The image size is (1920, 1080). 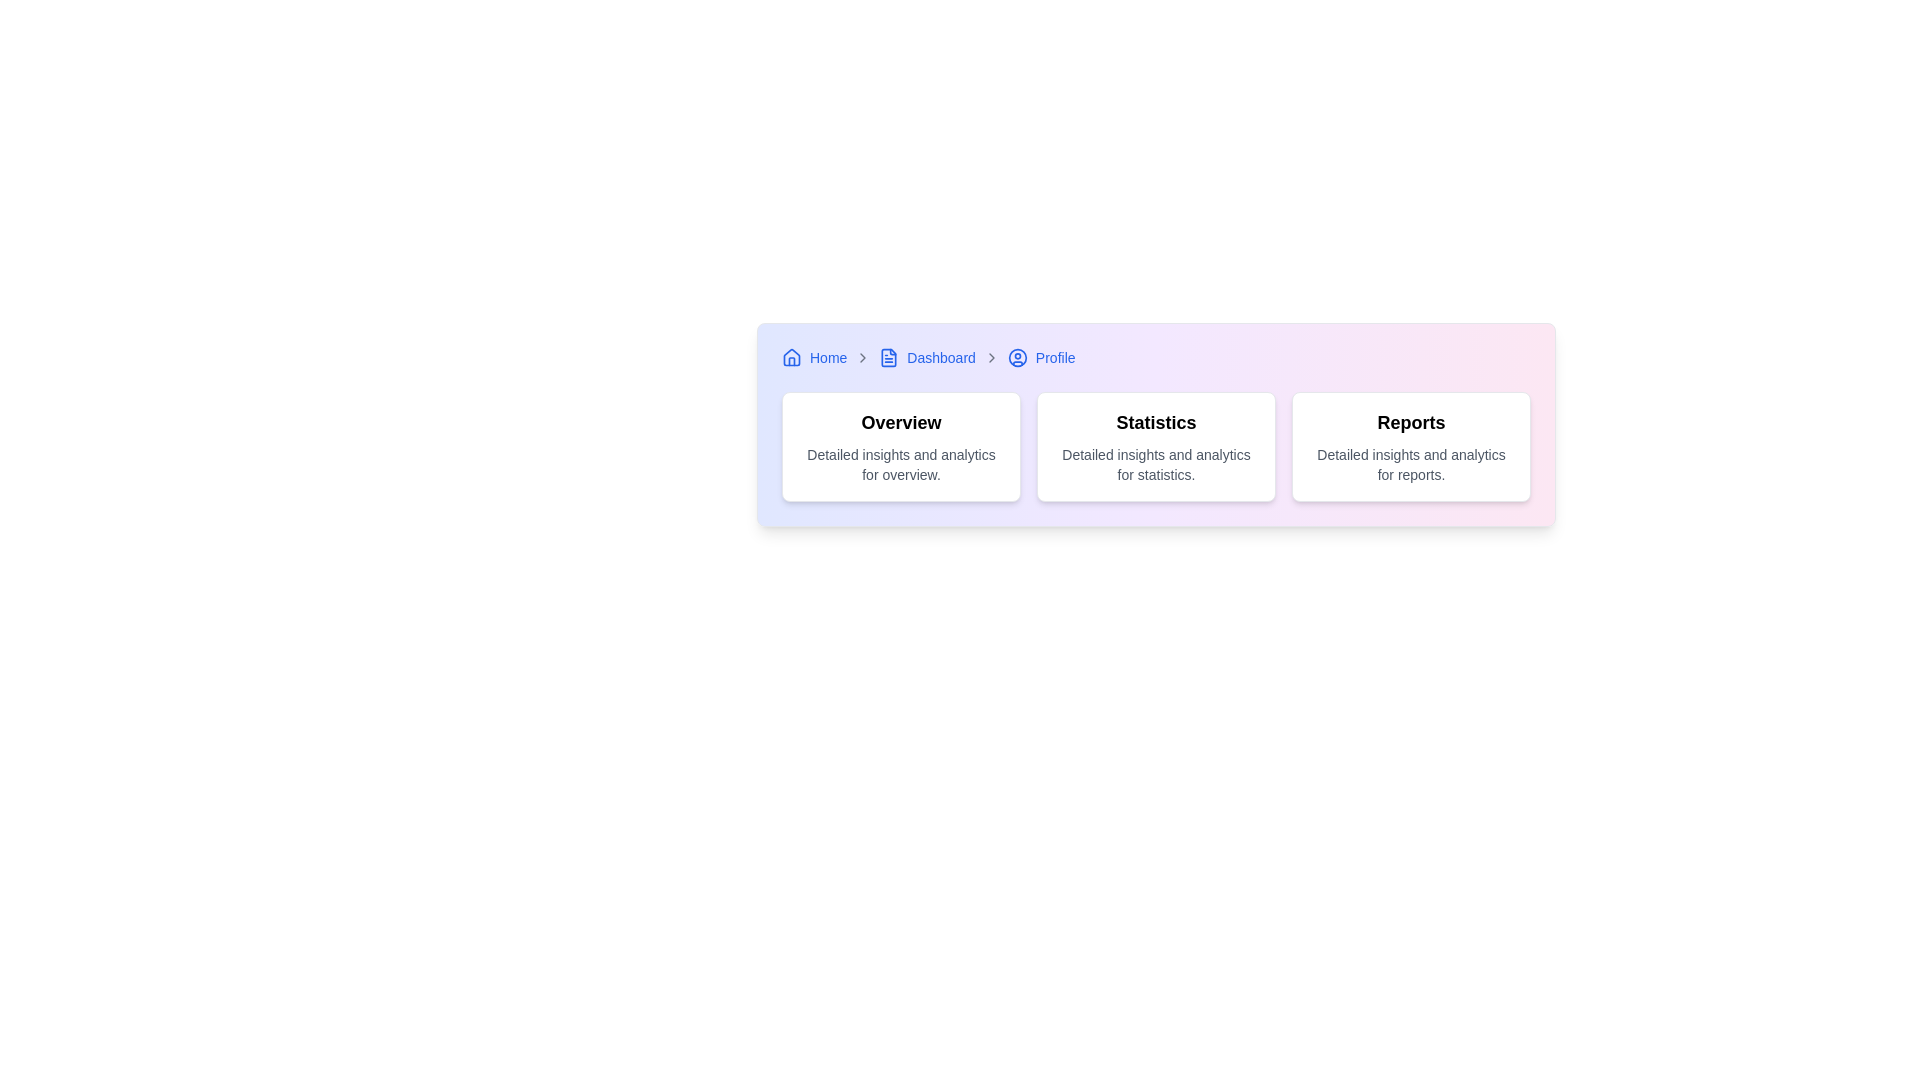 What do you see at coordinates (1156, 446) in the screenshot?
I see `the 'Statistics' informational card, which is the second in a group of three horizontally arranged cards, positioned between the 'Overview' and 'Reports' cards` at bounding box center [1156, 446].